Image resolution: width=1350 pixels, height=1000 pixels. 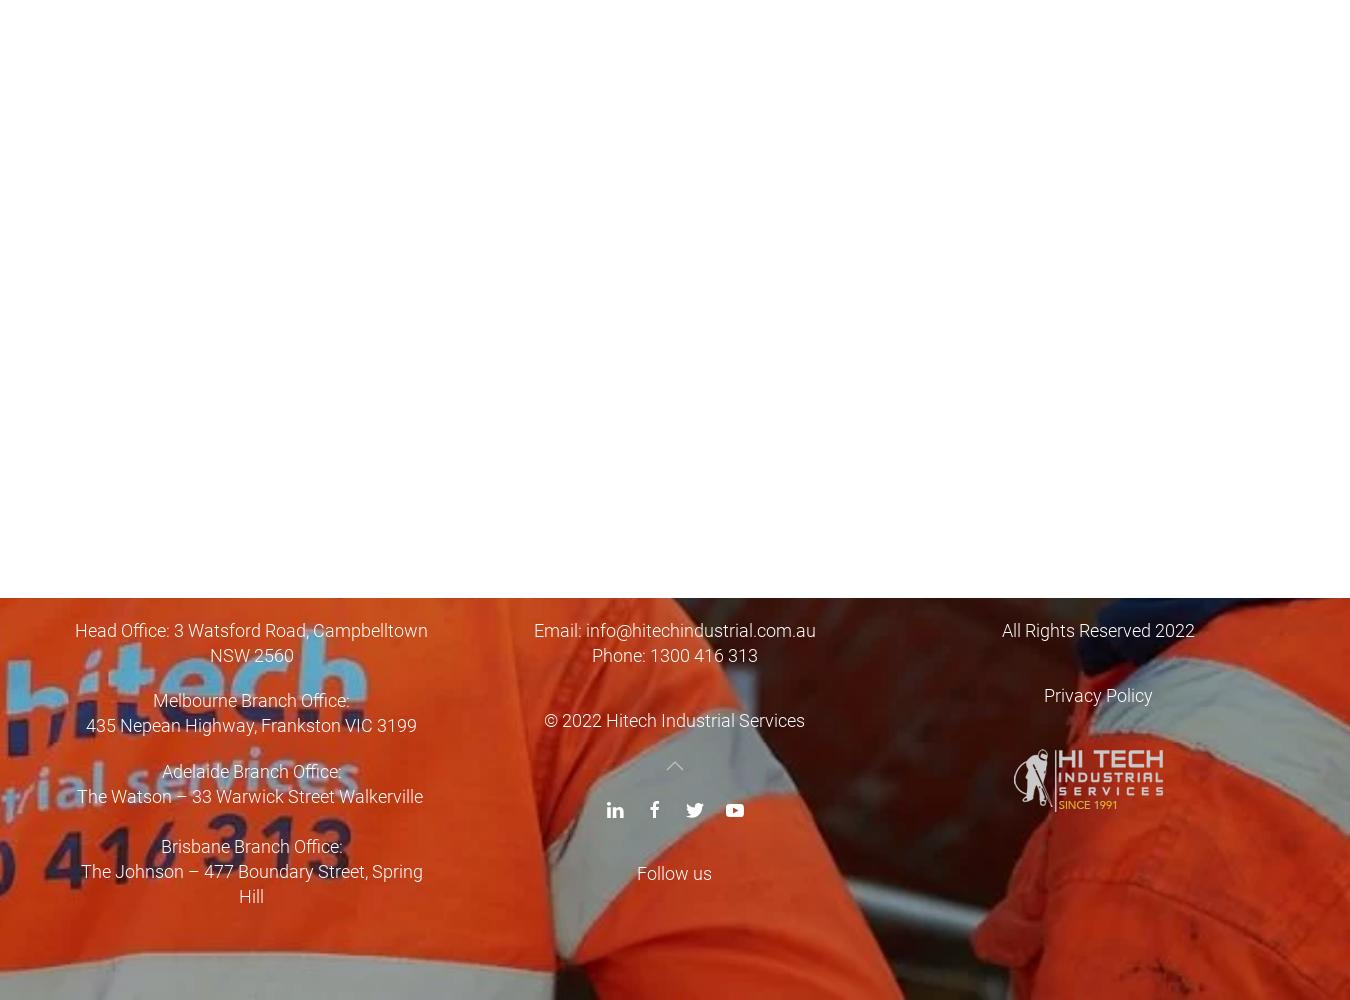 I want to click on 'The Watson – 33 Warwick Street Walkerville', so click(x=249, y=795).